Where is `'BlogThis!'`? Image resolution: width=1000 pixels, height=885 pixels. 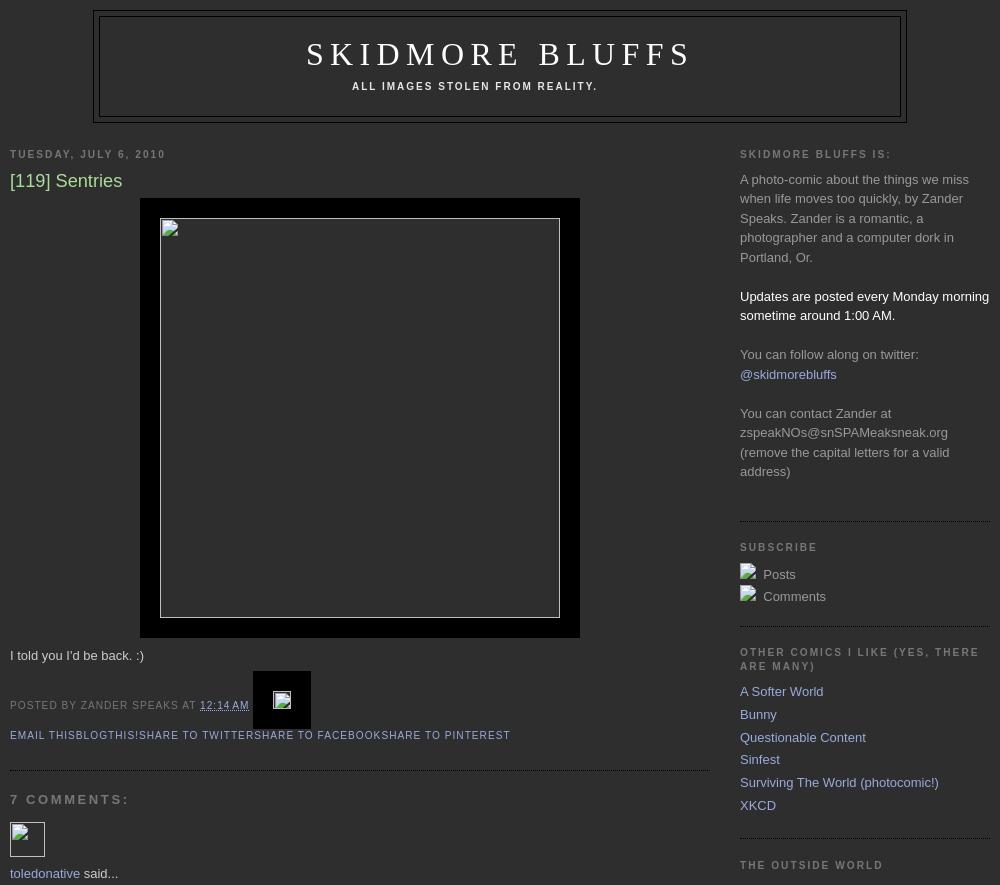
'BlogThis!' is located at coordinates (74, 734).